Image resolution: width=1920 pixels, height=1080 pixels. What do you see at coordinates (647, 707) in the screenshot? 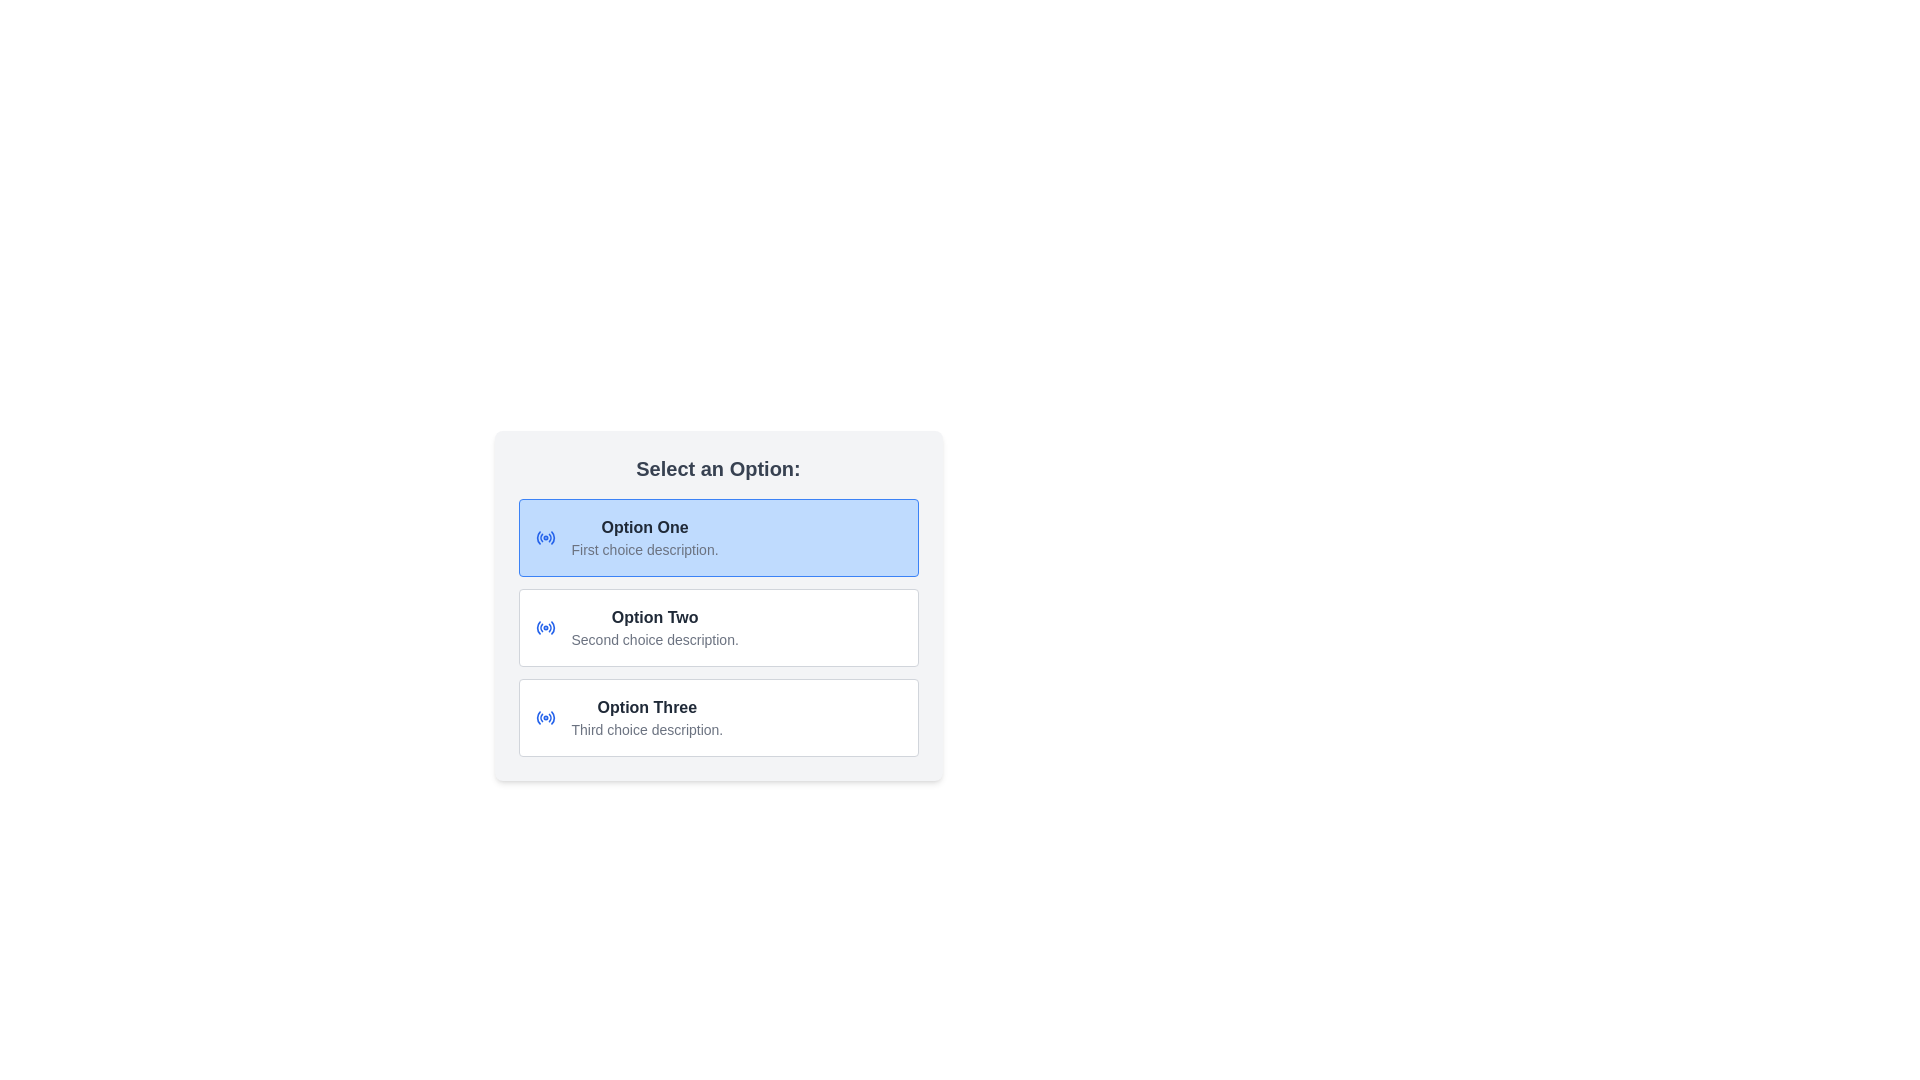
I see `label text 'Option Three' located at the top of the third selectable option card in the UI` at bounding box center [647, 707].